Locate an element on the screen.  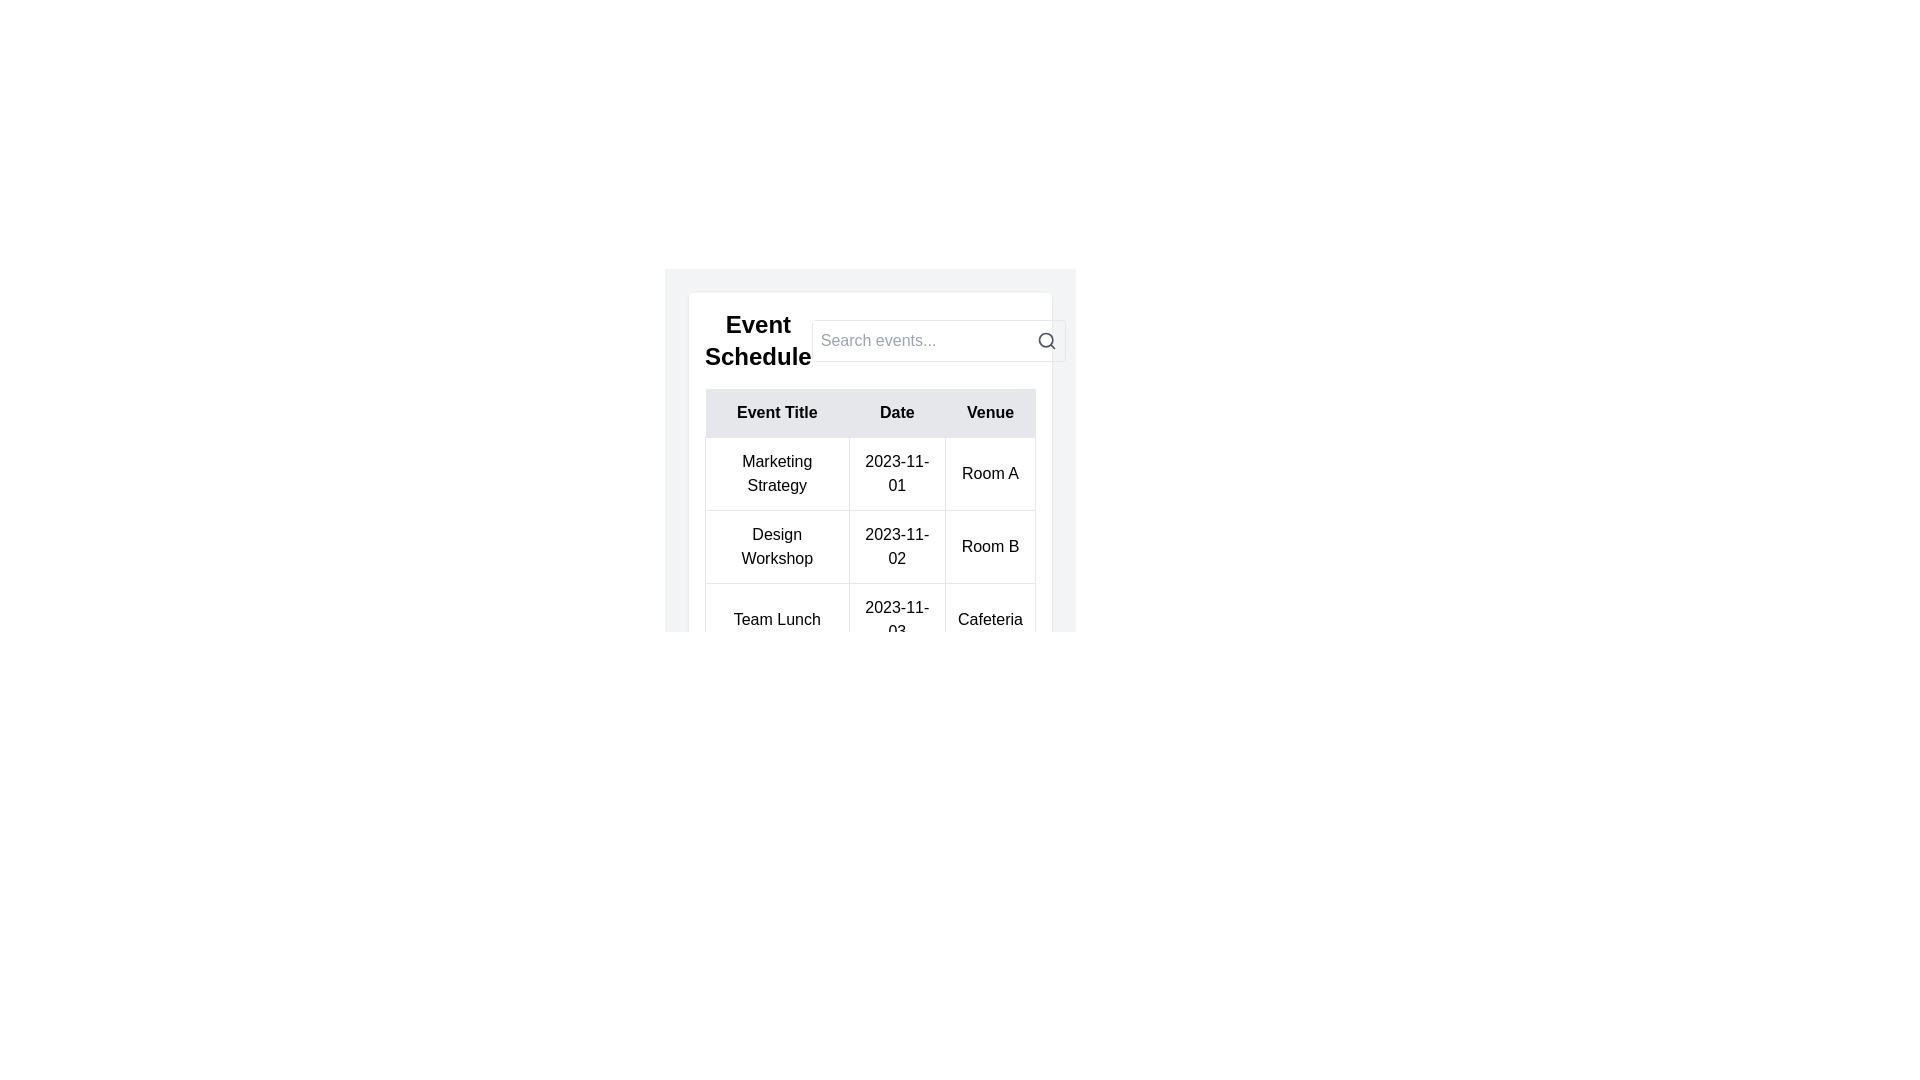
the static text display reading 'Room A', which is styled with padding and a border, located in the 'Venue' column of the table is located at coordinates (990, 474).